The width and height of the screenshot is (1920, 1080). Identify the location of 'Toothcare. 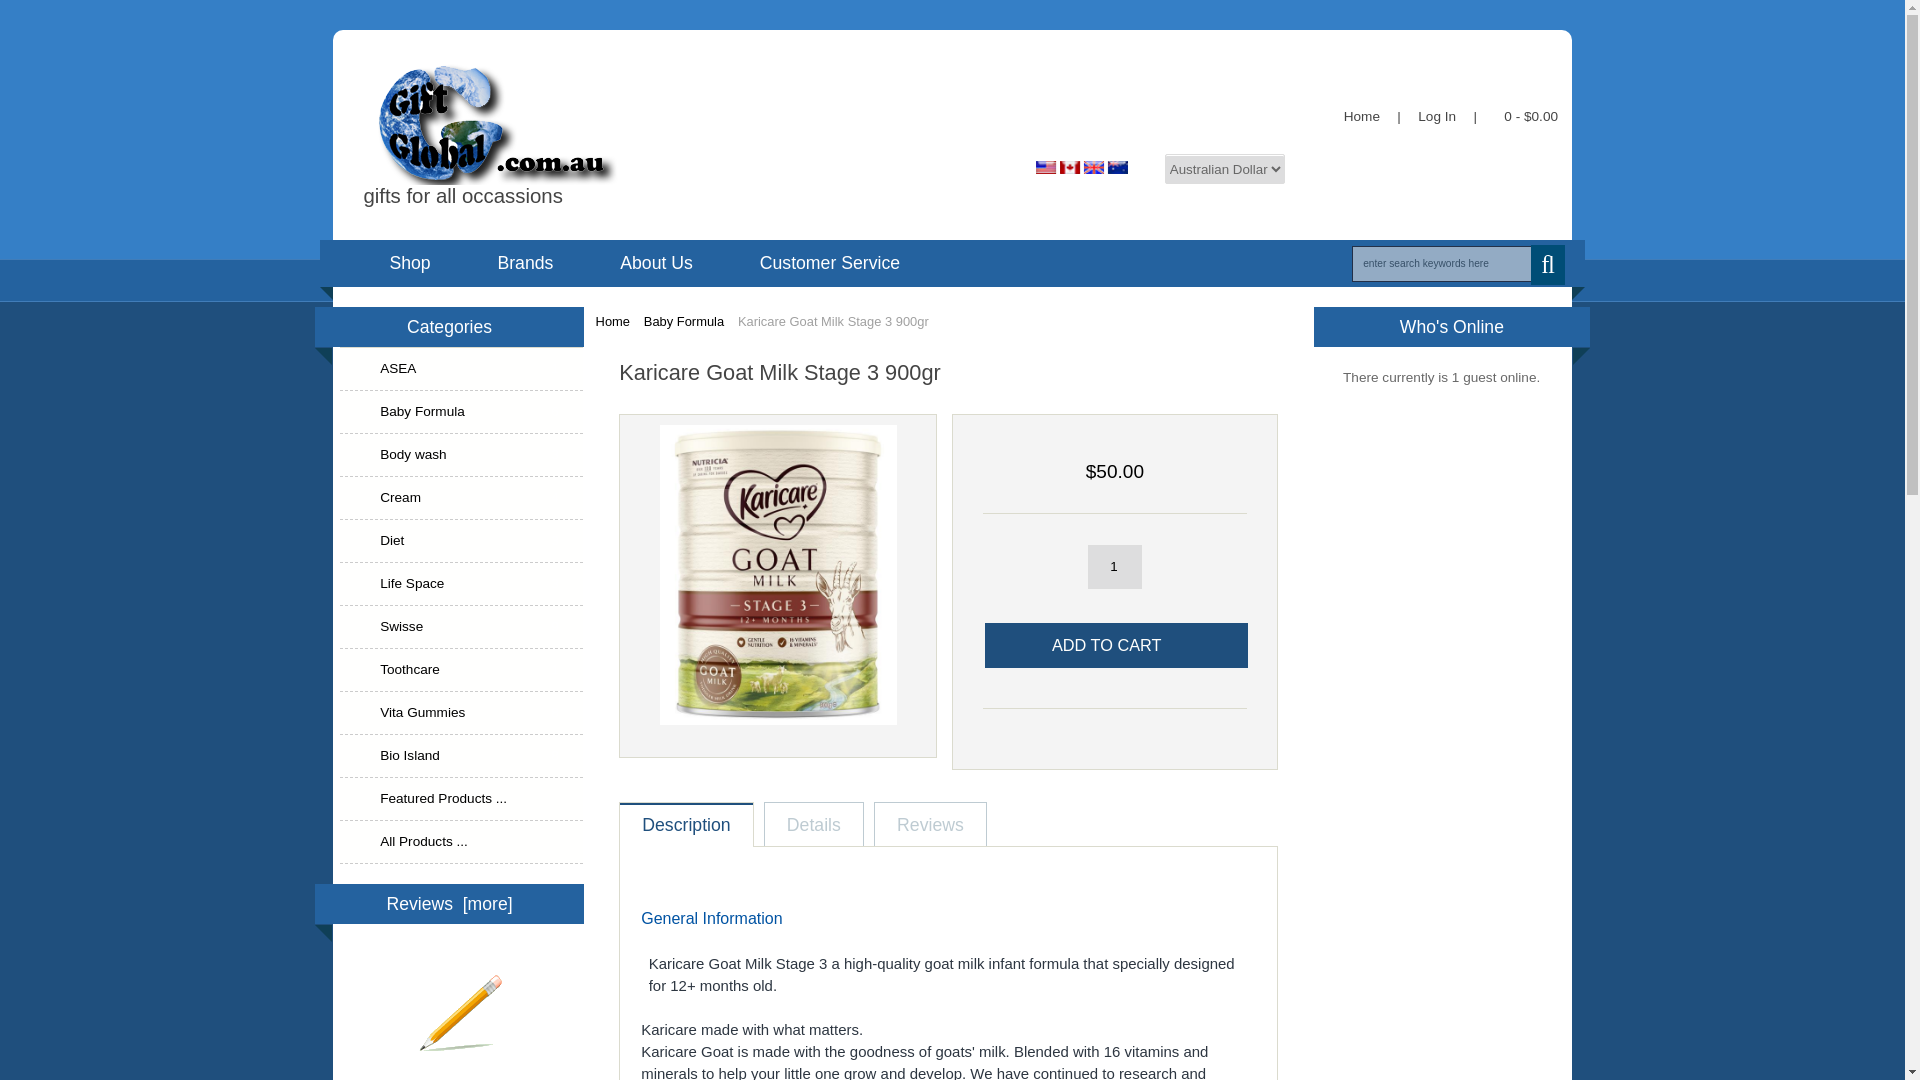
(460, 670).